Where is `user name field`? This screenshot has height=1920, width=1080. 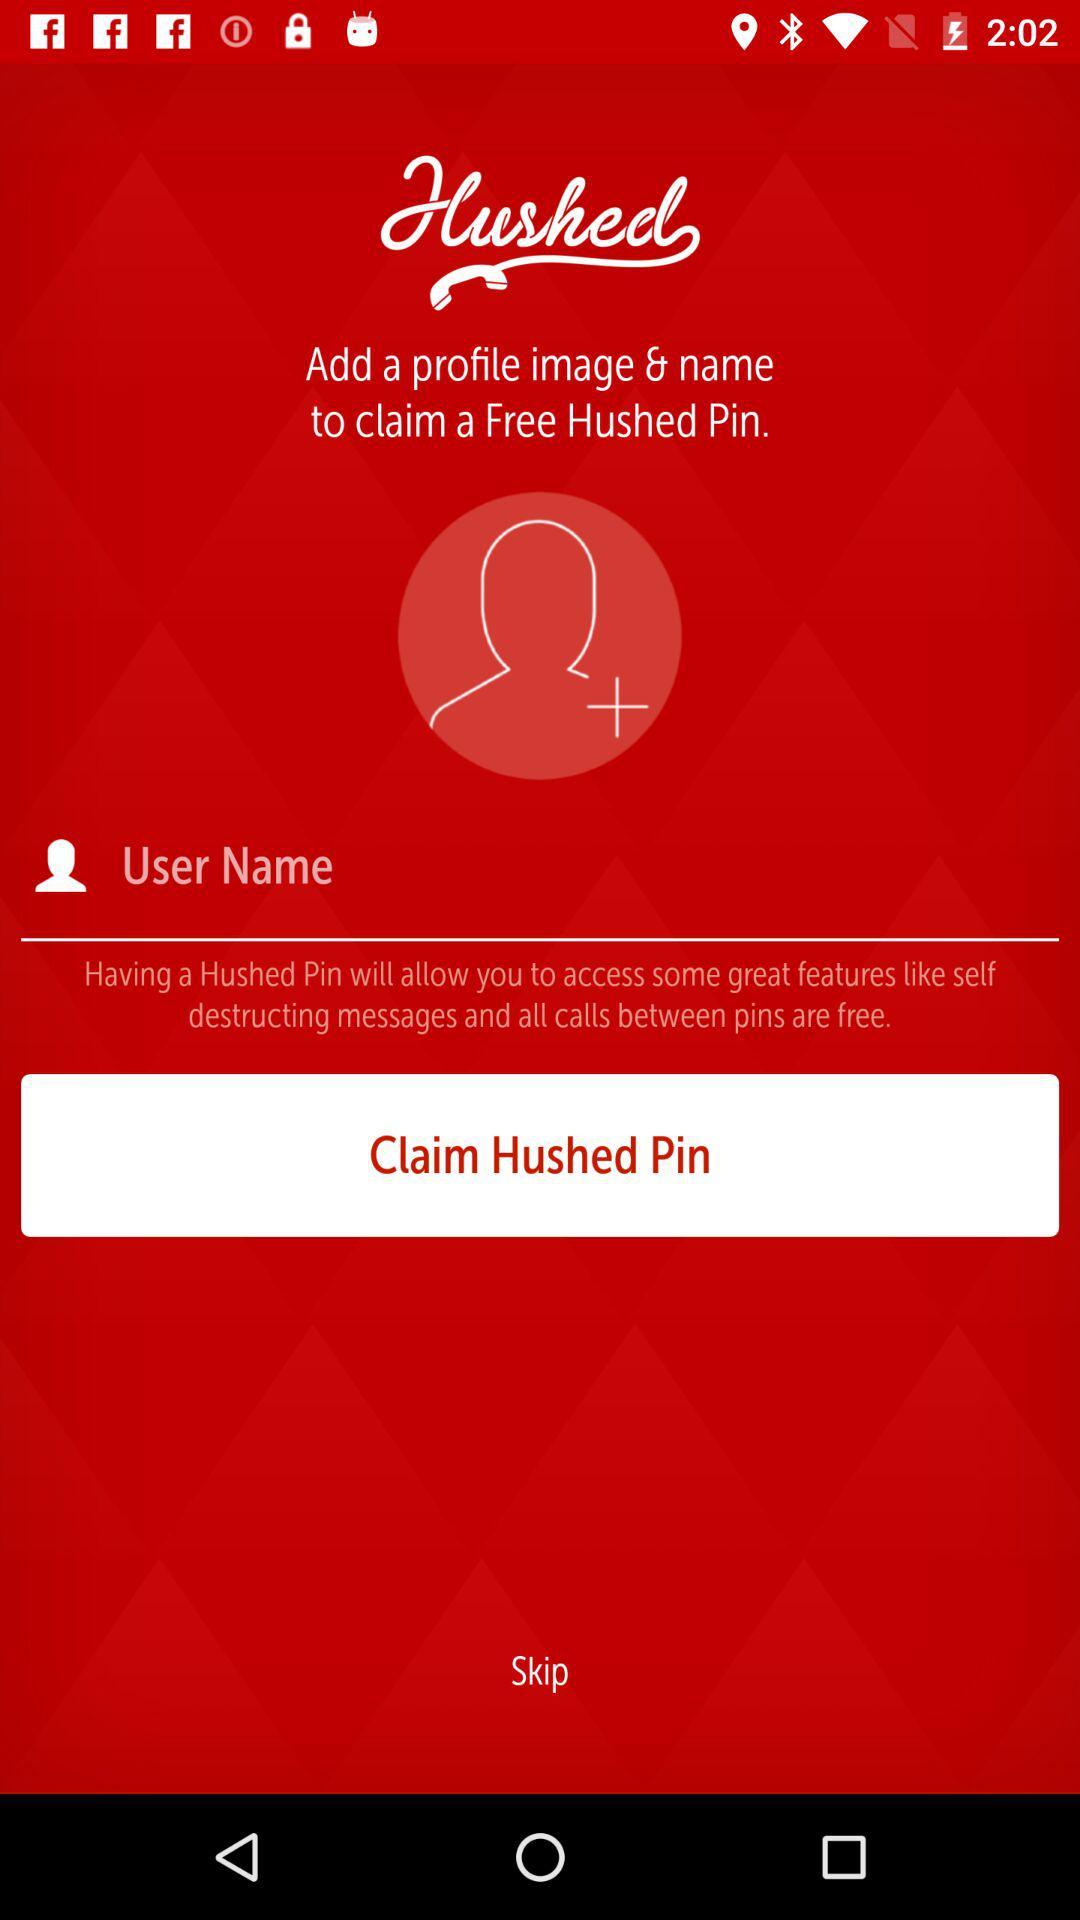 user name field is located at coordinates (587, 865).